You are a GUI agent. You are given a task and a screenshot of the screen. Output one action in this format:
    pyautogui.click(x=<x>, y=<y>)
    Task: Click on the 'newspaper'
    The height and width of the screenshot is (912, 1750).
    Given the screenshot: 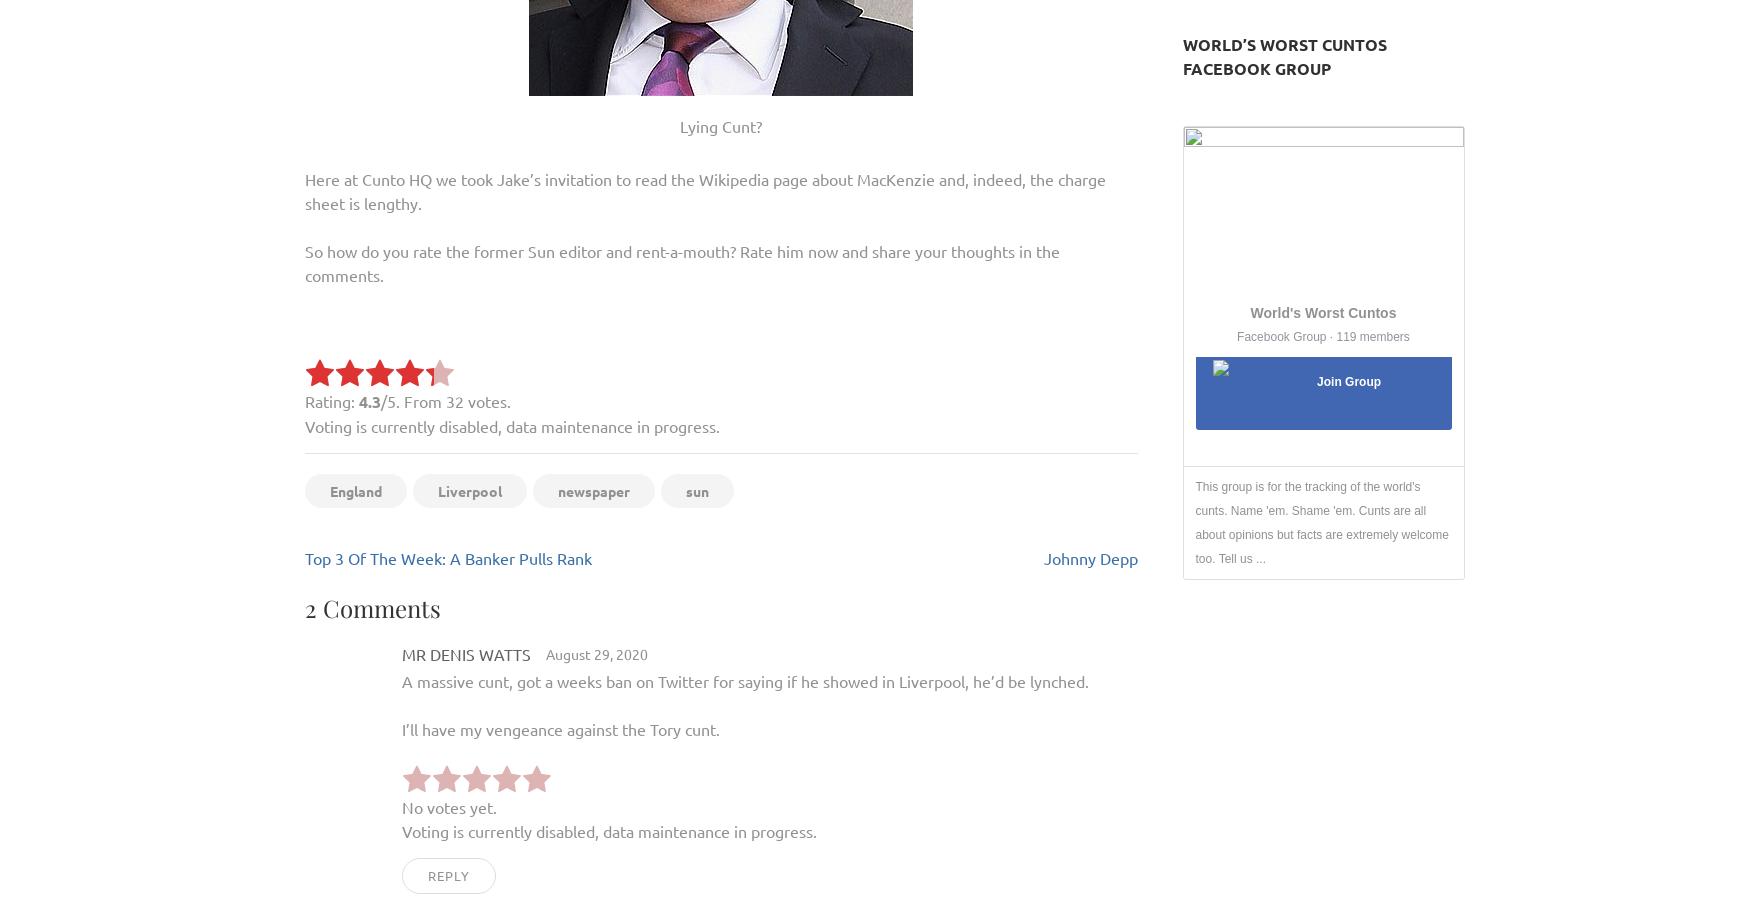 What is the action you would take?
    pyautogui.click(x=593, y=490)
    